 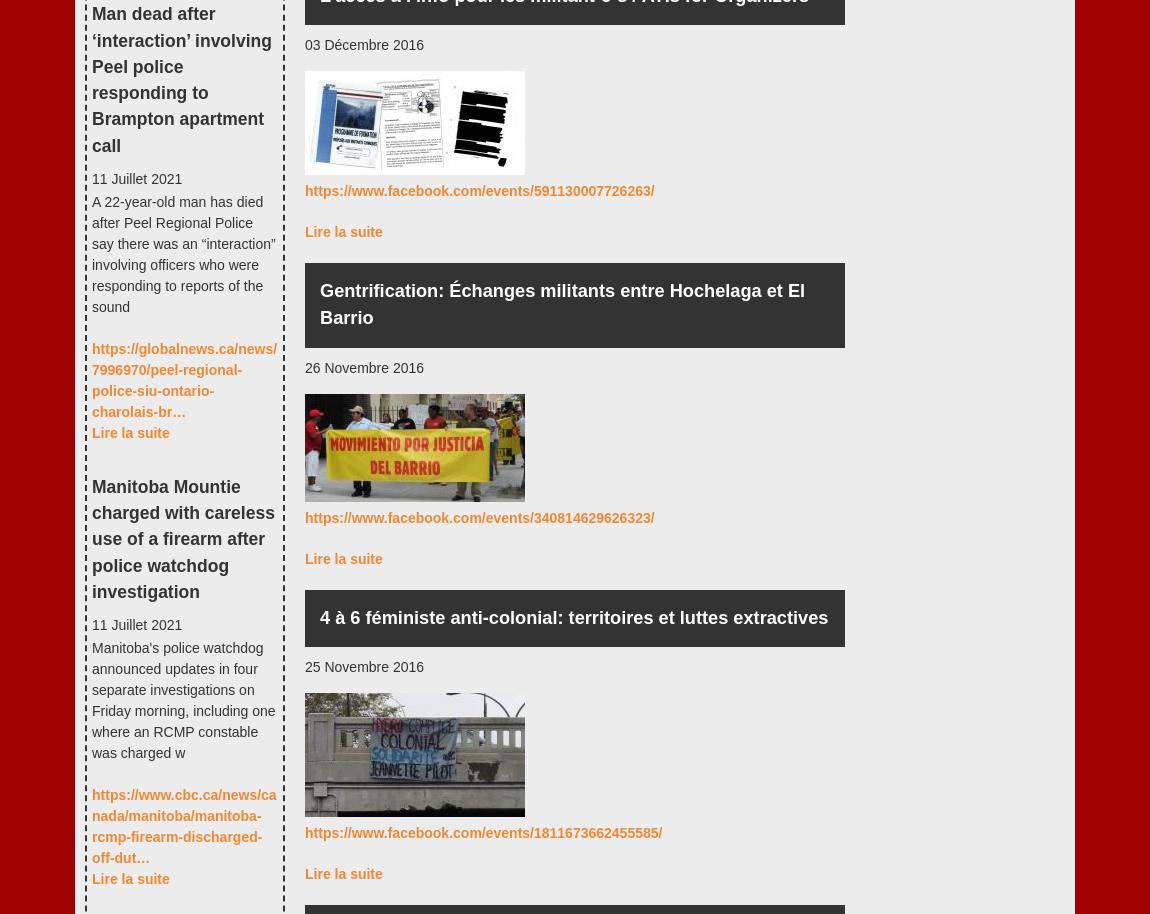 I want to click on '25 Novembre 2016', so click(x=364, y=666).